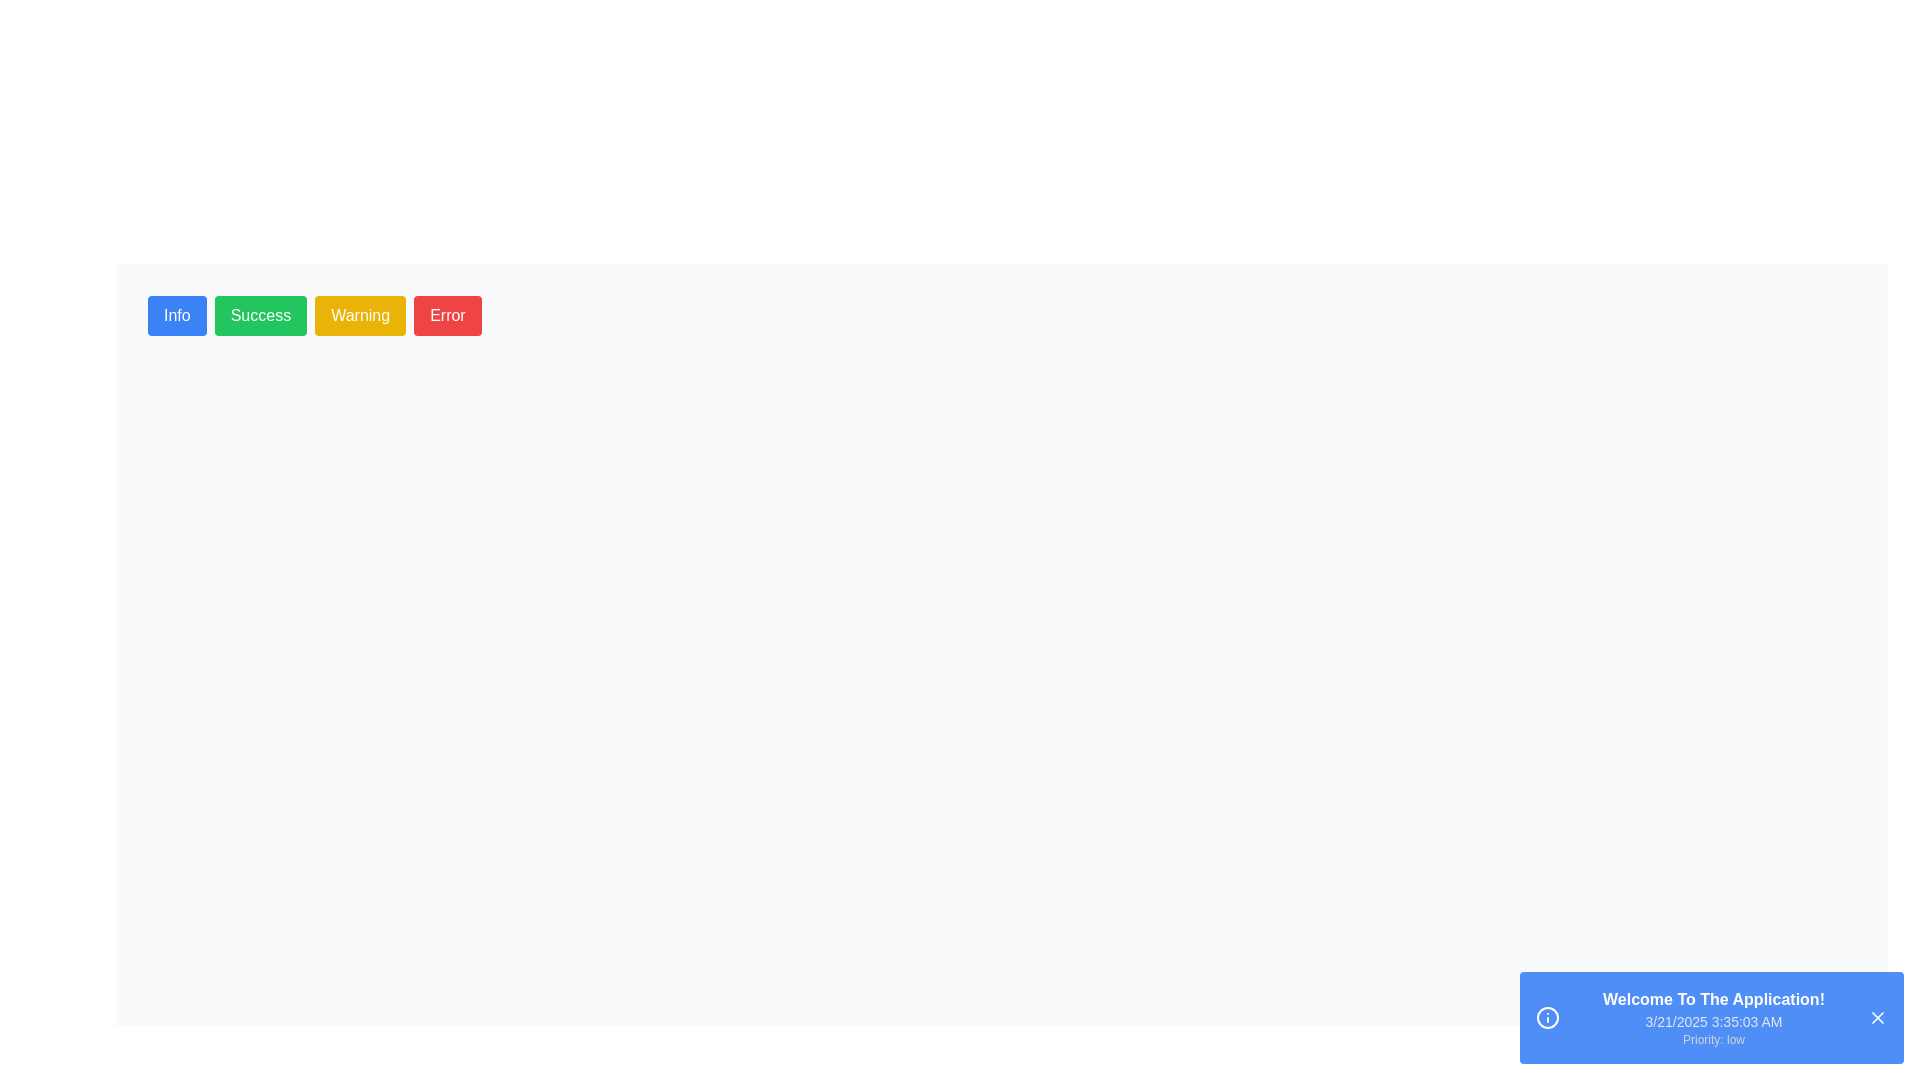 The image size is (1920, 1080). What do you see at coordinates (1876, 1018) in the screenshot?
I see `the circular button with a cross (X) symbol in the bottom-right corner of the 'Welcome to the application!' notification panel` at bounding box center [1876, 1018].